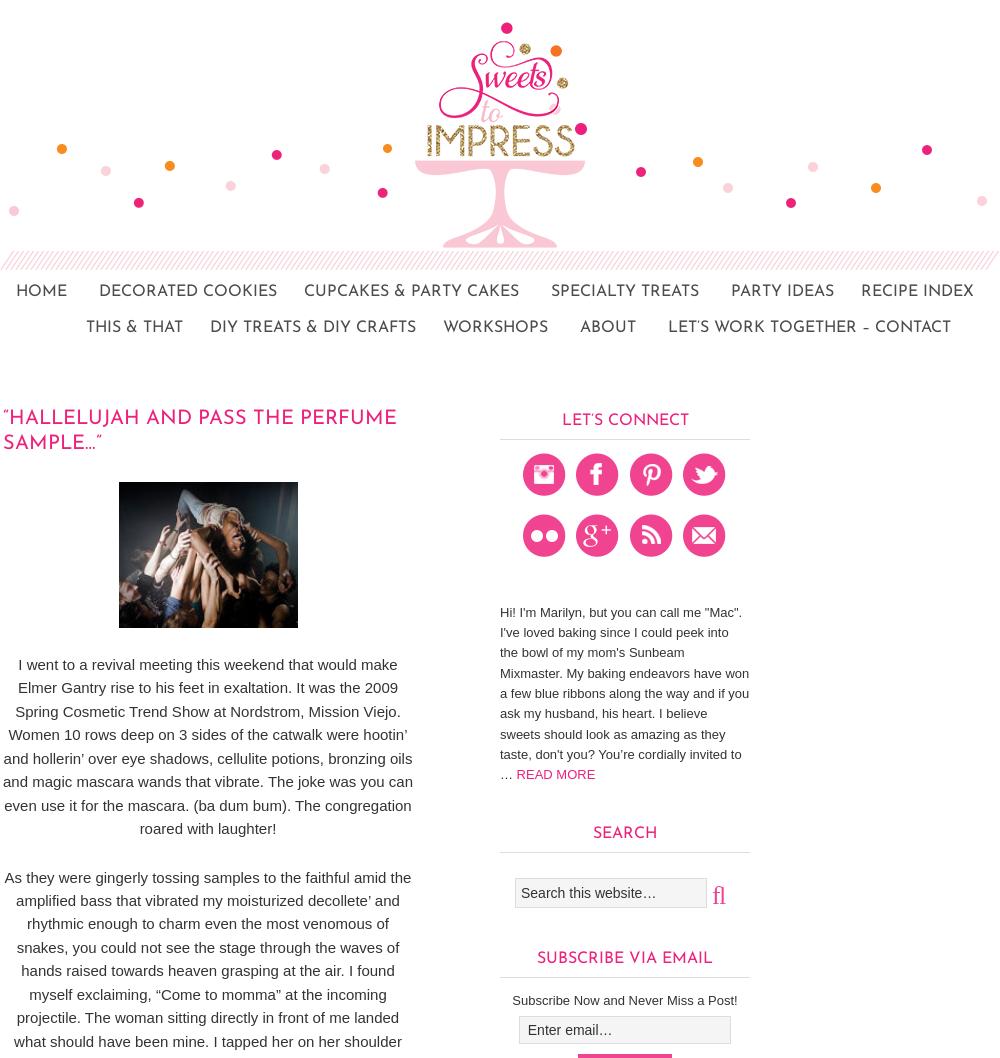 This screenshot has width=1000, height=1058. I want to click on 'Subscribe via Email', so click(537, 958).